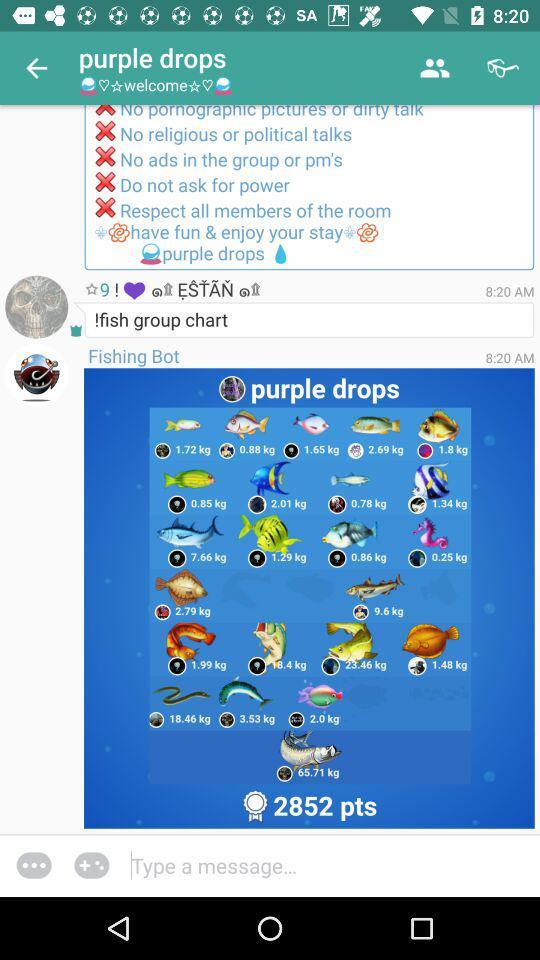 The width and height of the screenshot is (540, 960). Describe the element at coordinates (36, 68) in the screenshot. I see `item to the left of the purple drops` at that location.